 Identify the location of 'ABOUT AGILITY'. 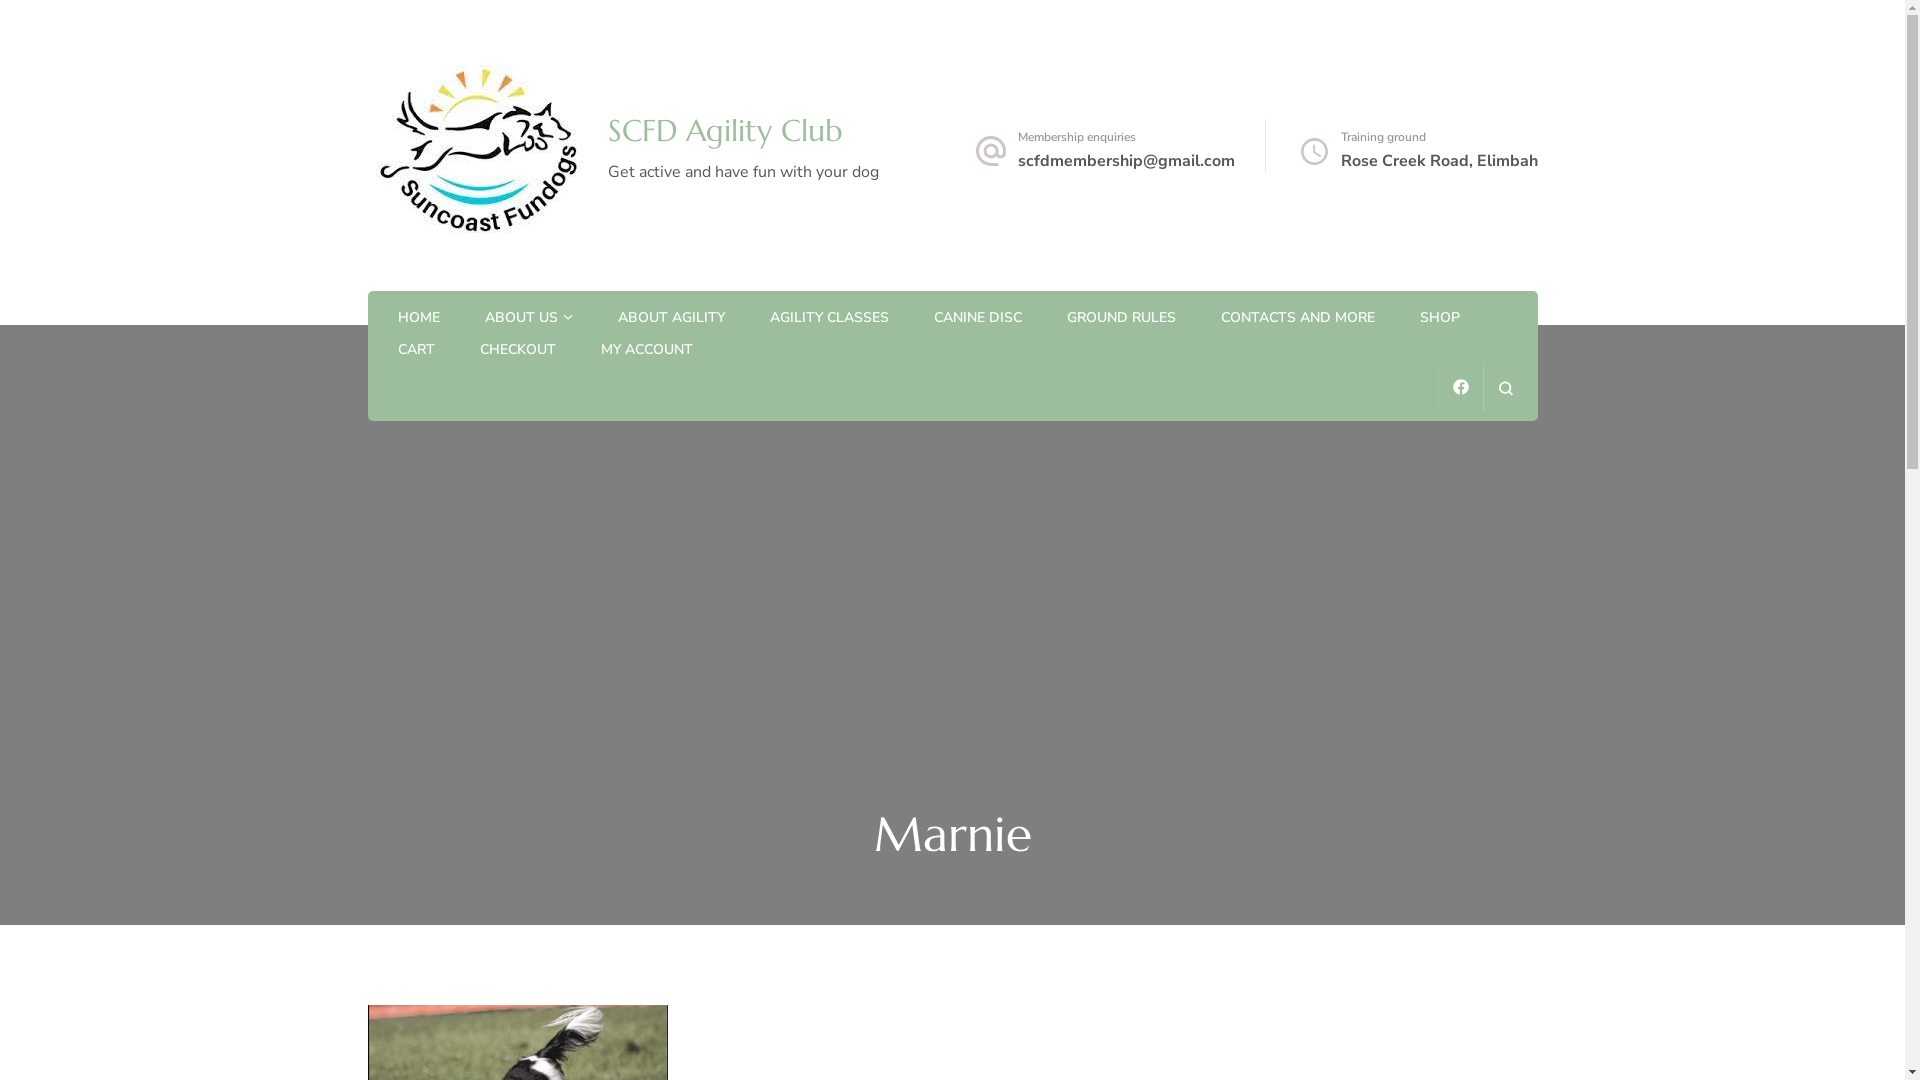
(671, 318).